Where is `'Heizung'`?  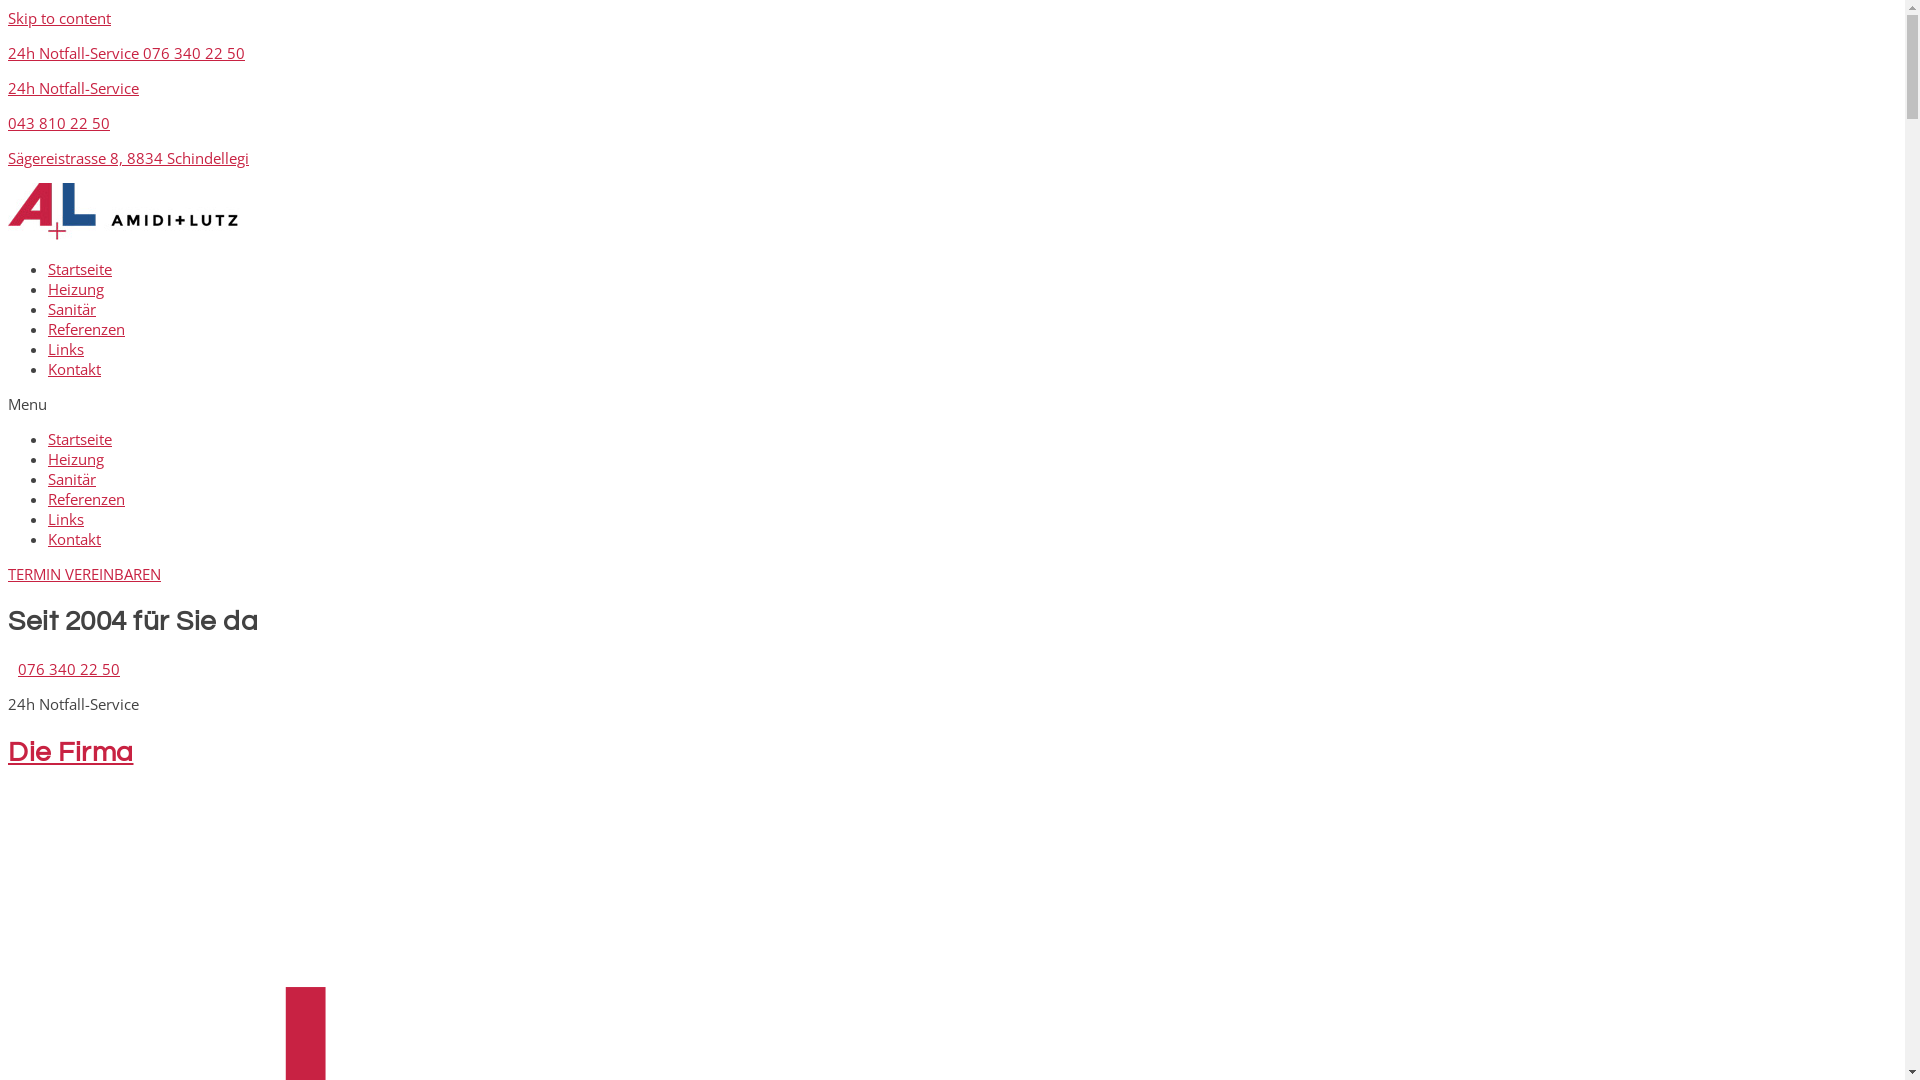
'Heizung' is located at coordinates (76, 289).